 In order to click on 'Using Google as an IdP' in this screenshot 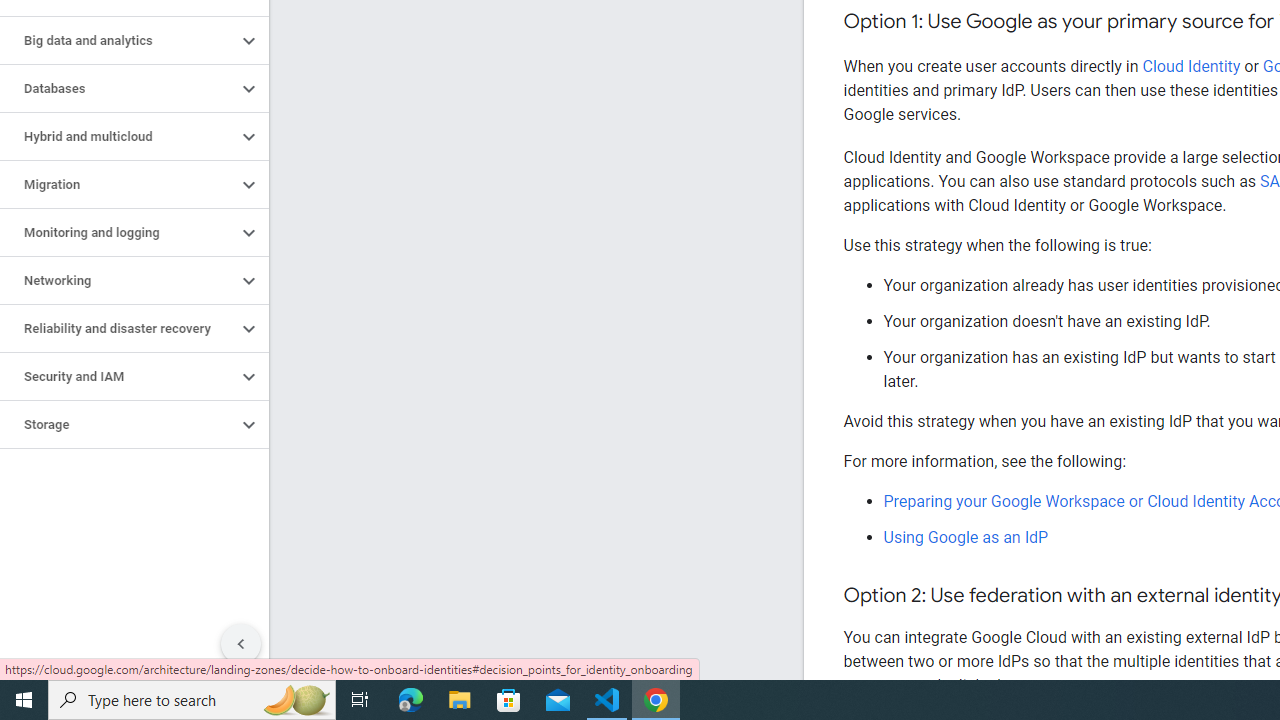, I will do `click(966, 536)`.